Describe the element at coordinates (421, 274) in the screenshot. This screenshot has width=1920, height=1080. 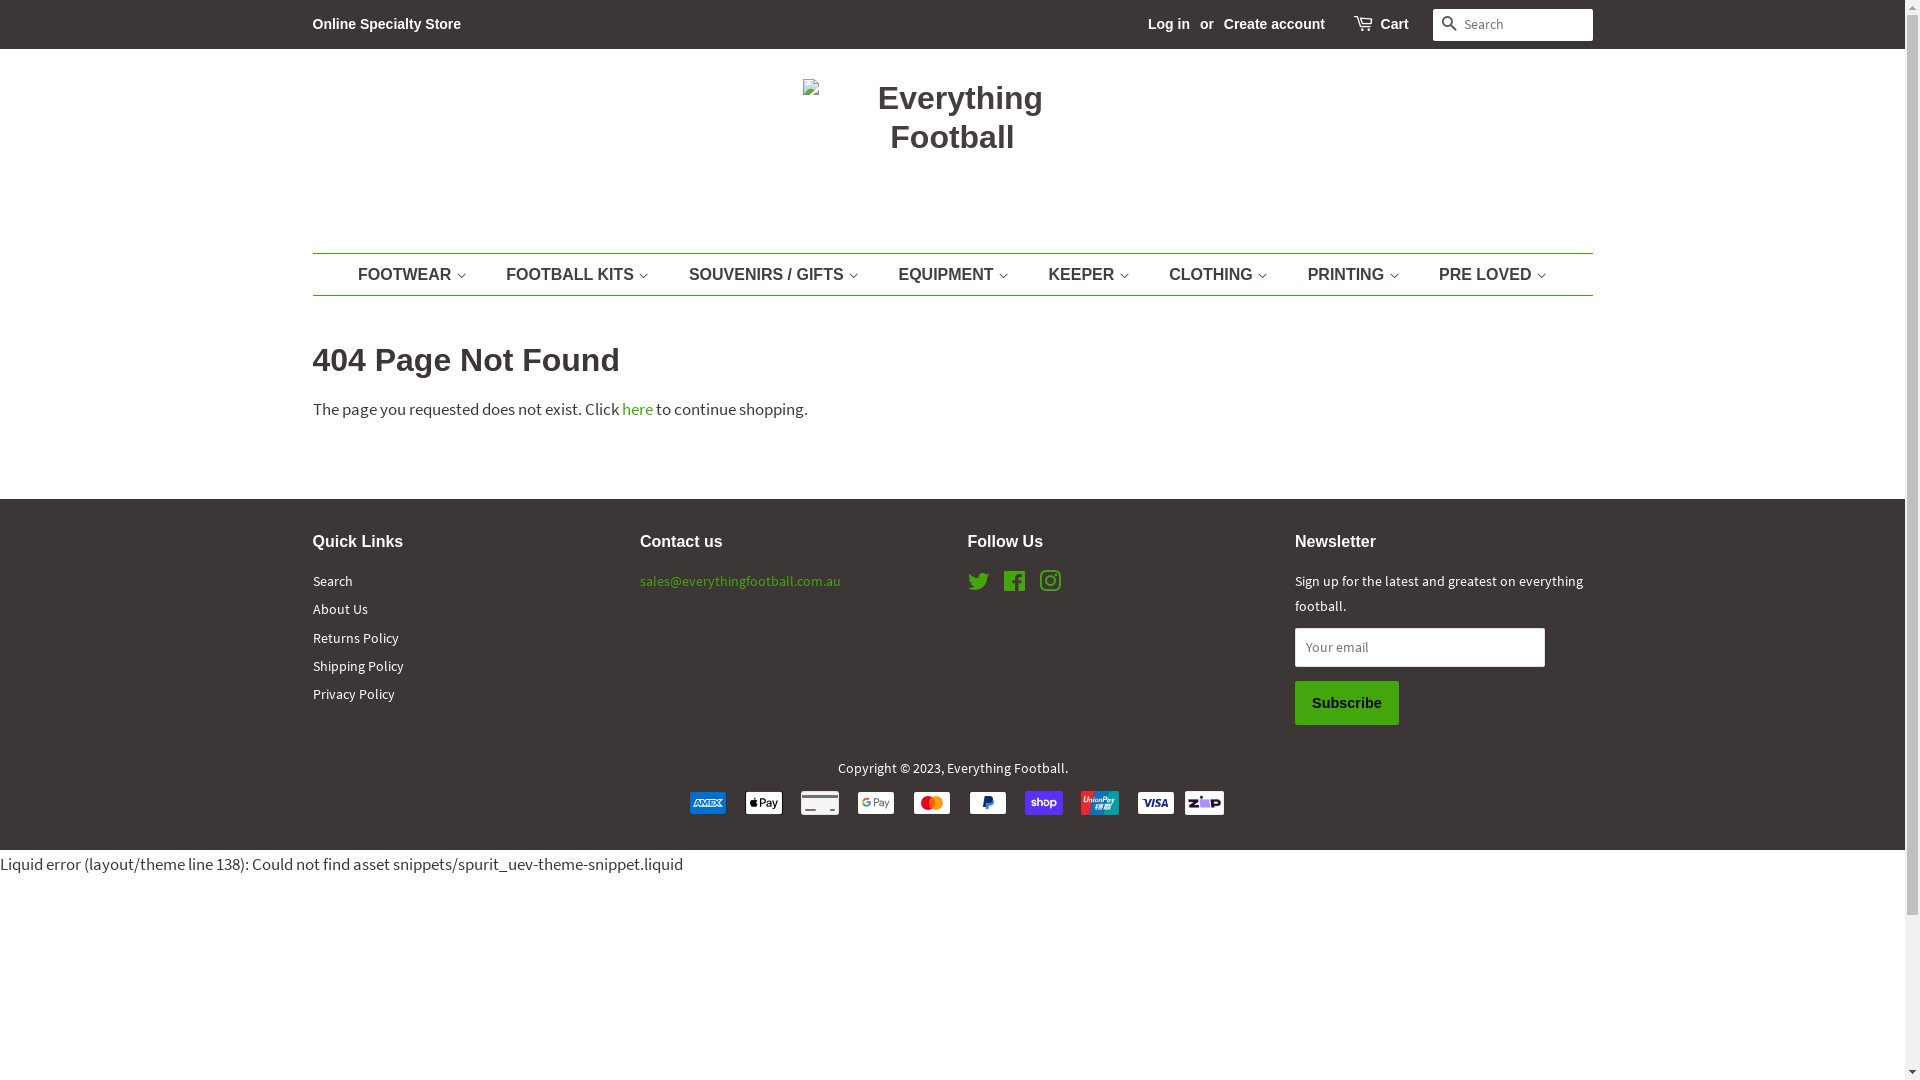
I see `'FOOTWEAR'` at that location.